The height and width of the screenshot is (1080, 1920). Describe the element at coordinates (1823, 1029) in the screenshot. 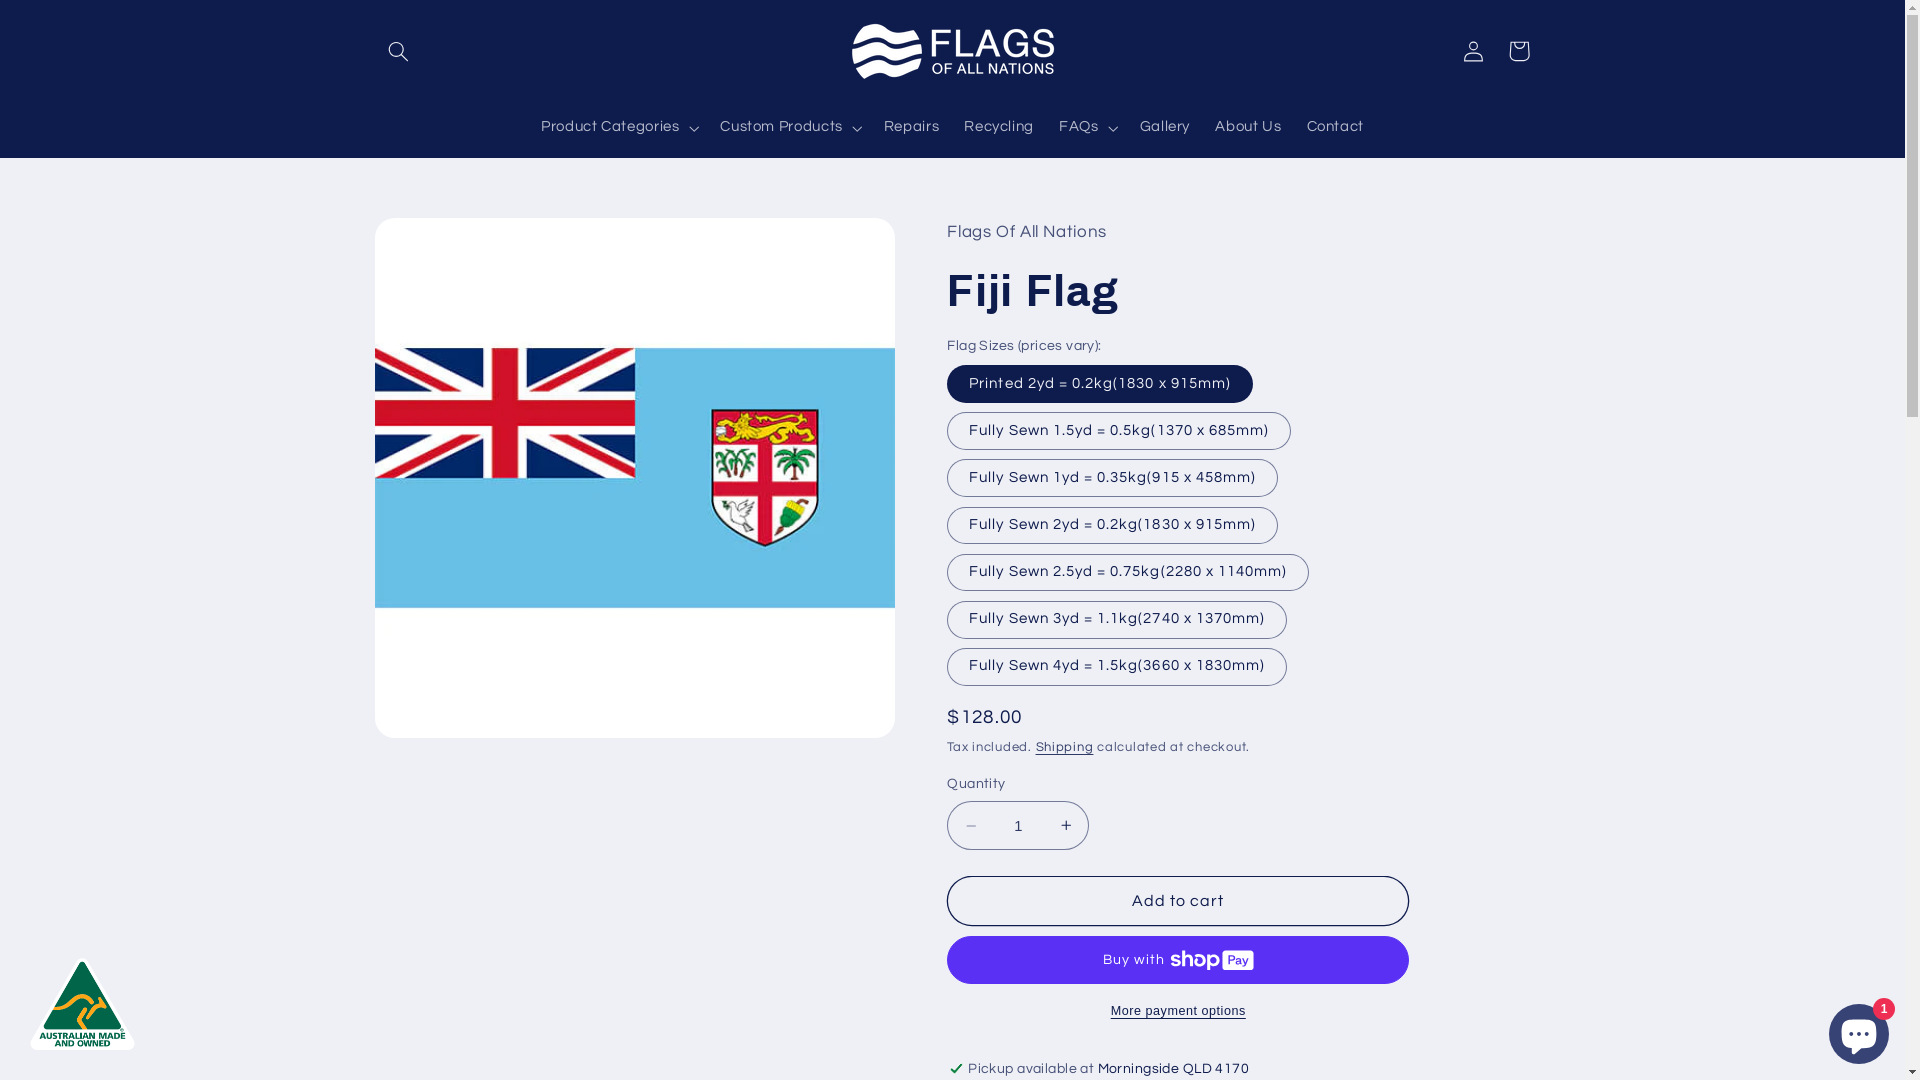

I see `'Shopify online store chat'` at that location.